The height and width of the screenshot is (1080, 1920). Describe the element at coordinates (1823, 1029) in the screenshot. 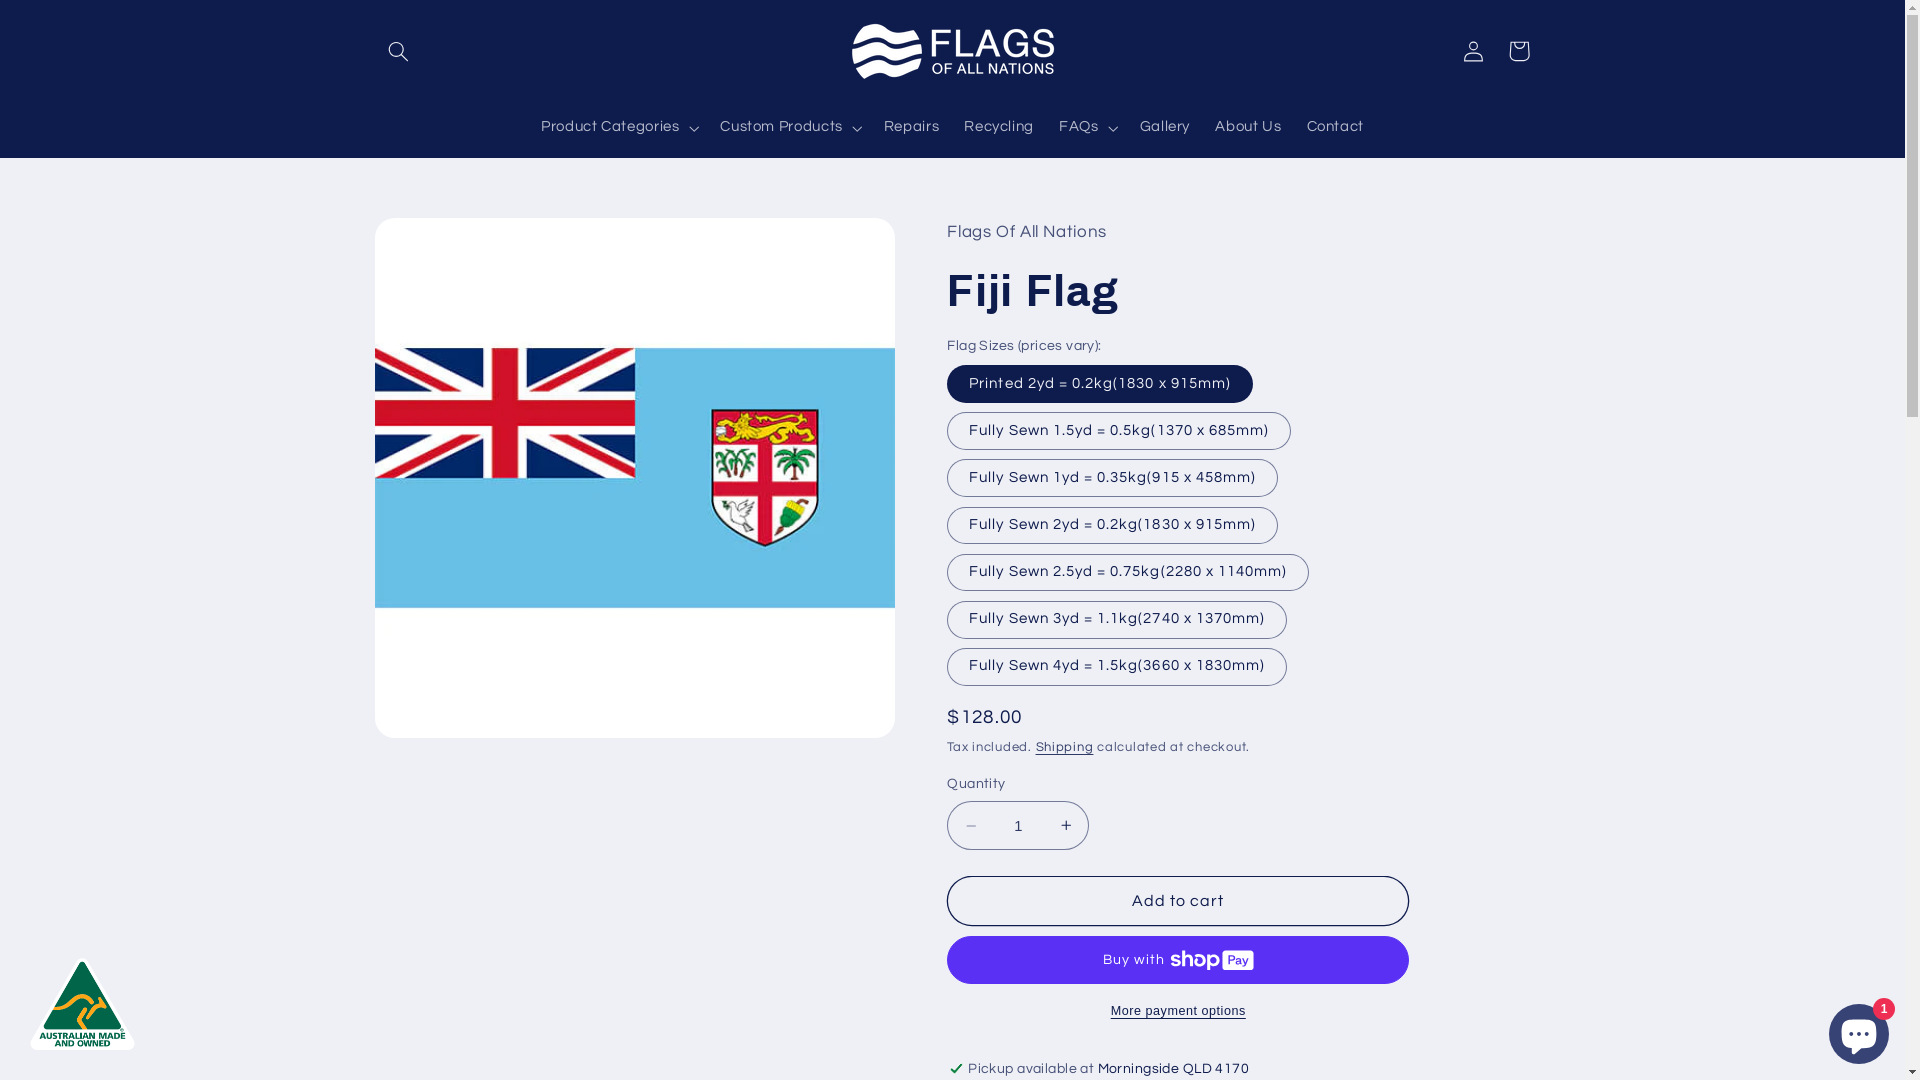

I see `'Shopify online store chat'` at that location.